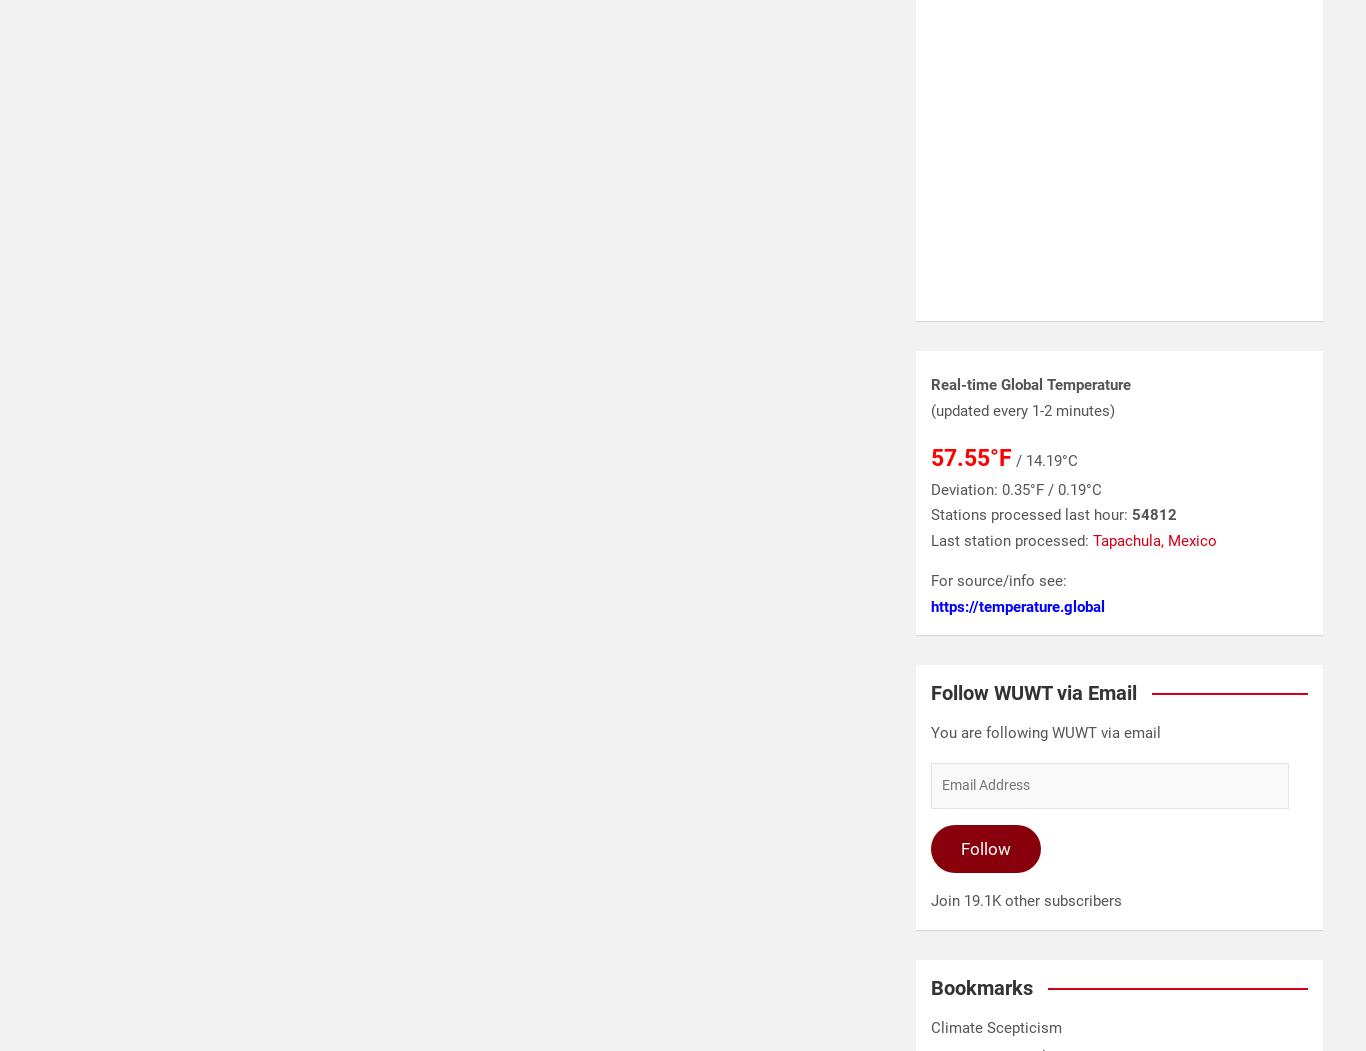 This screenshot has width=1366, height=1051. Describe the element at coordinates (931, 514) in the screenshot. I see `'Stations processed last hour:'` at that location.